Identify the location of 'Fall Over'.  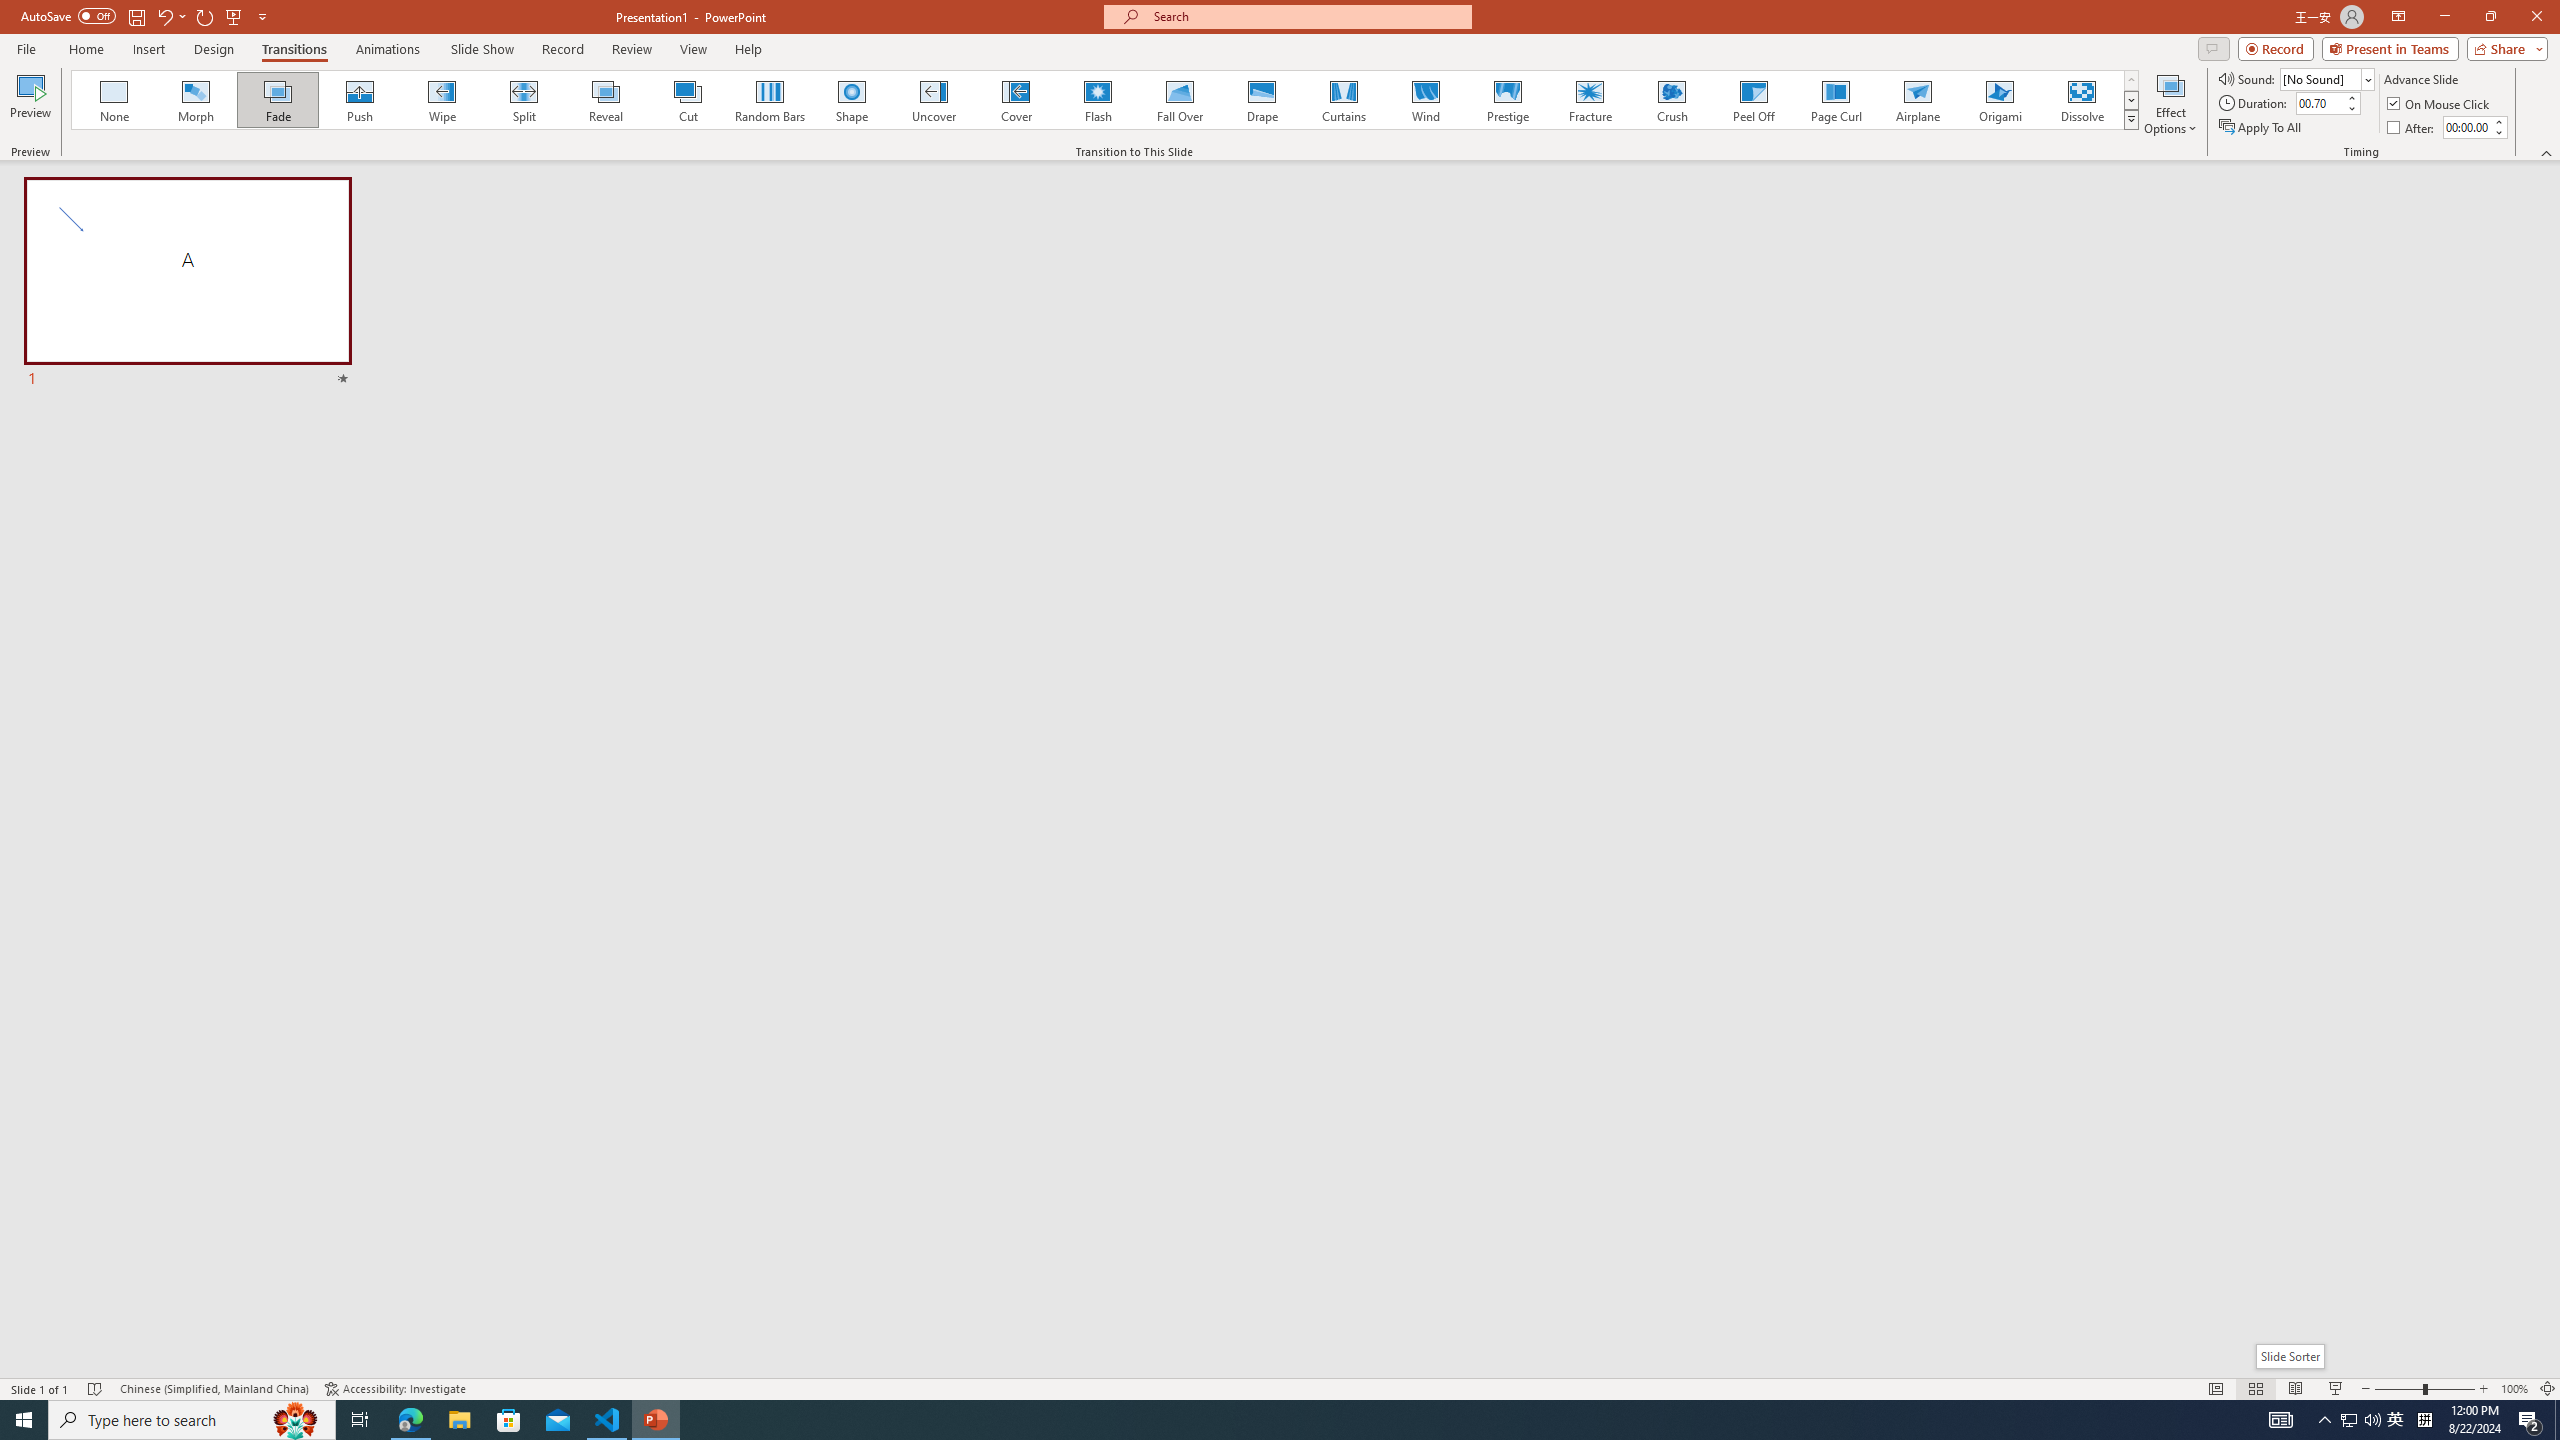
(1179, 99).